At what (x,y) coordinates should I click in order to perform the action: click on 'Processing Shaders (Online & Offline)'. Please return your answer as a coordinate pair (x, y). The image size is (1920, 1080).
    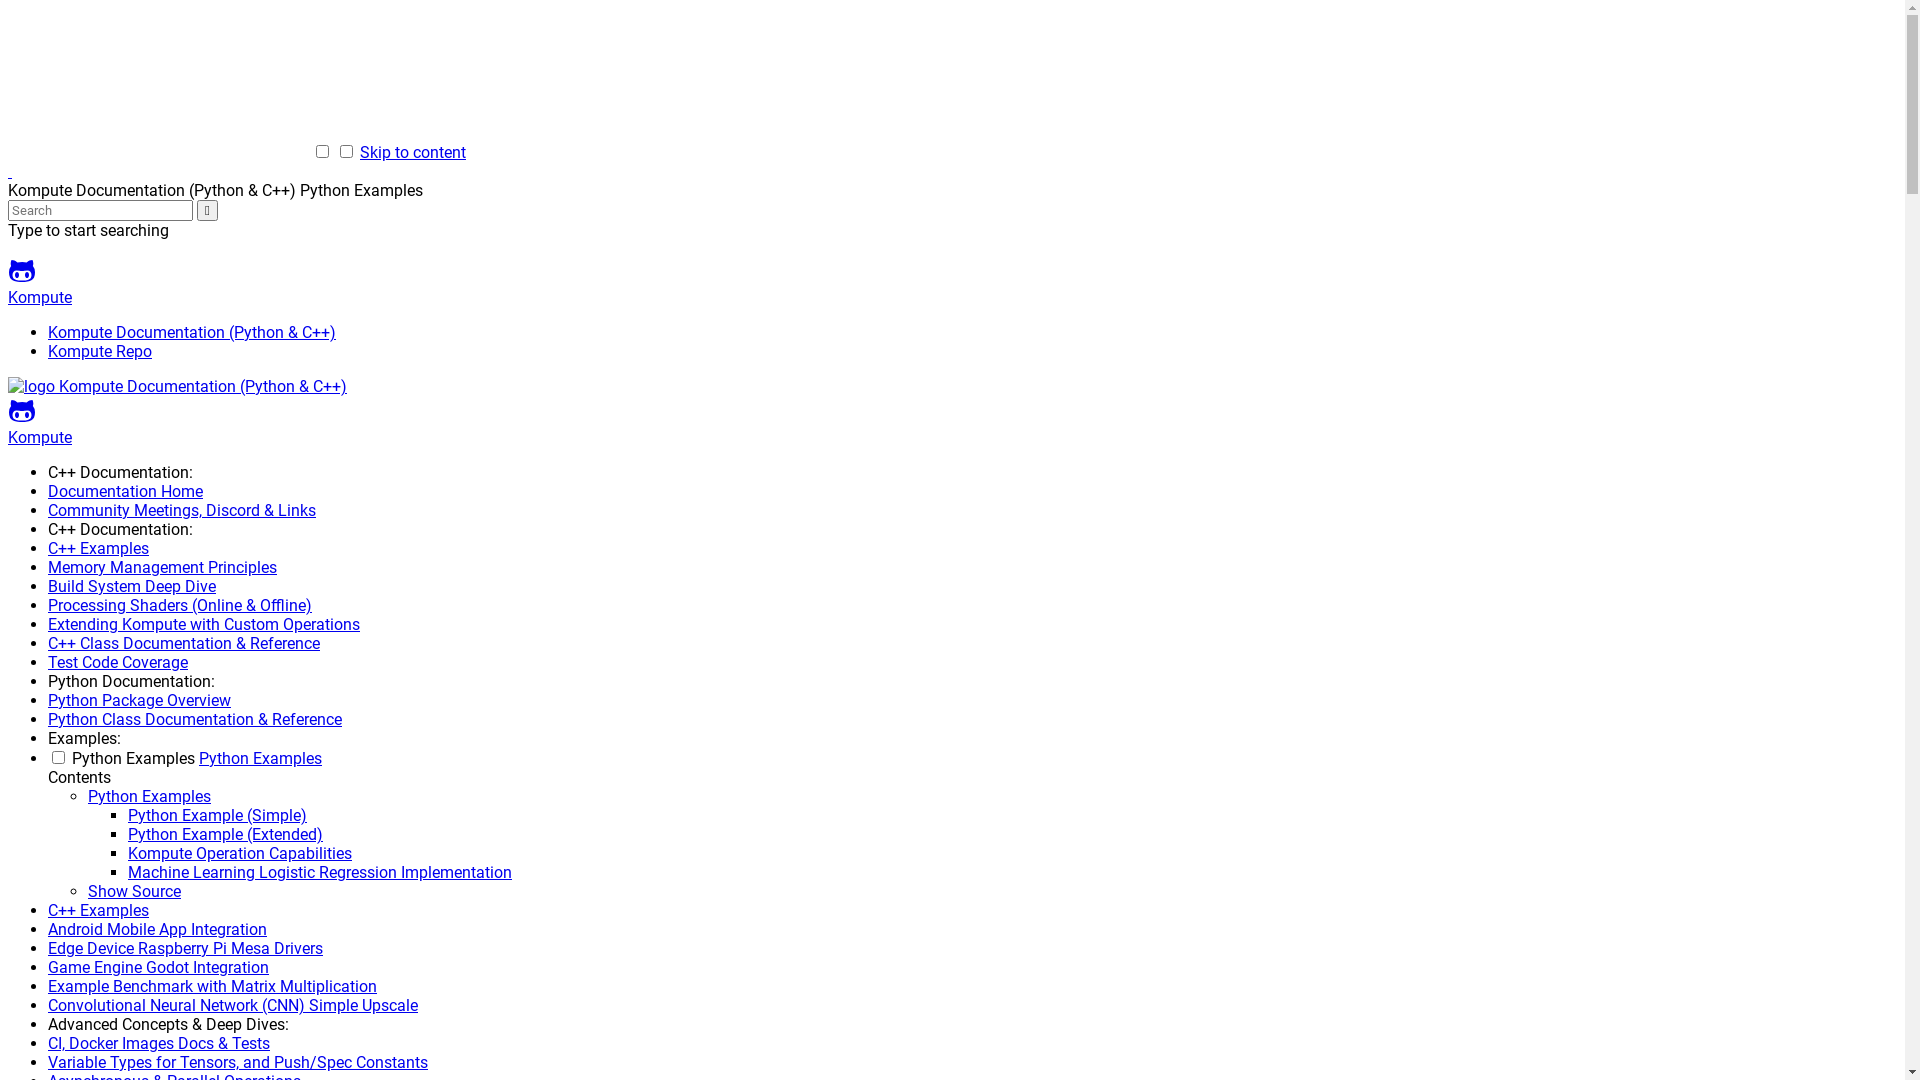
    Looking at the image, I should click on (48, 604).